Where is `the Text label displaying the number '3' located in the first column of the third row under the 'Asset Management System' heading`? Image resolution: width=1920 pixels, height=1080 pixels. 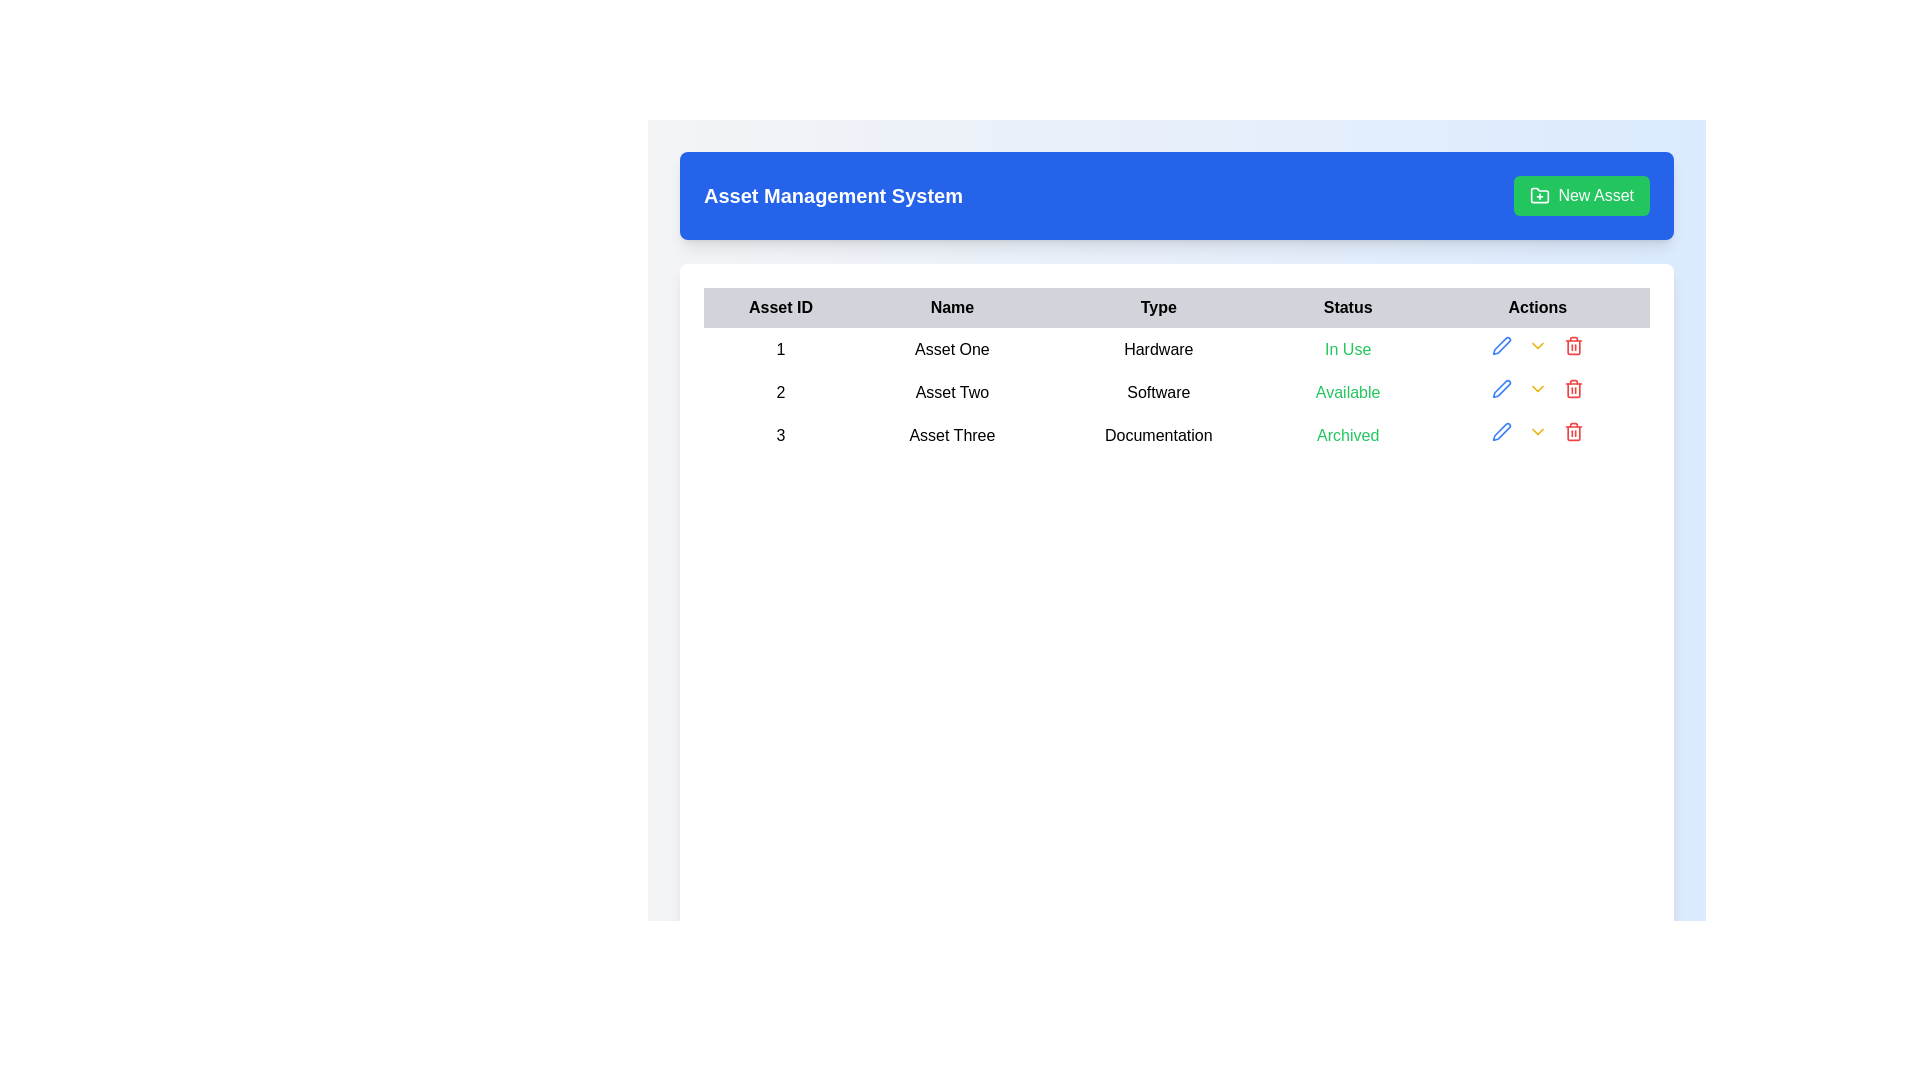
the Text label displaying the number '3' located in the first column of the third row under the 'Asset Management System' heading is located at coordinates (779, 434).